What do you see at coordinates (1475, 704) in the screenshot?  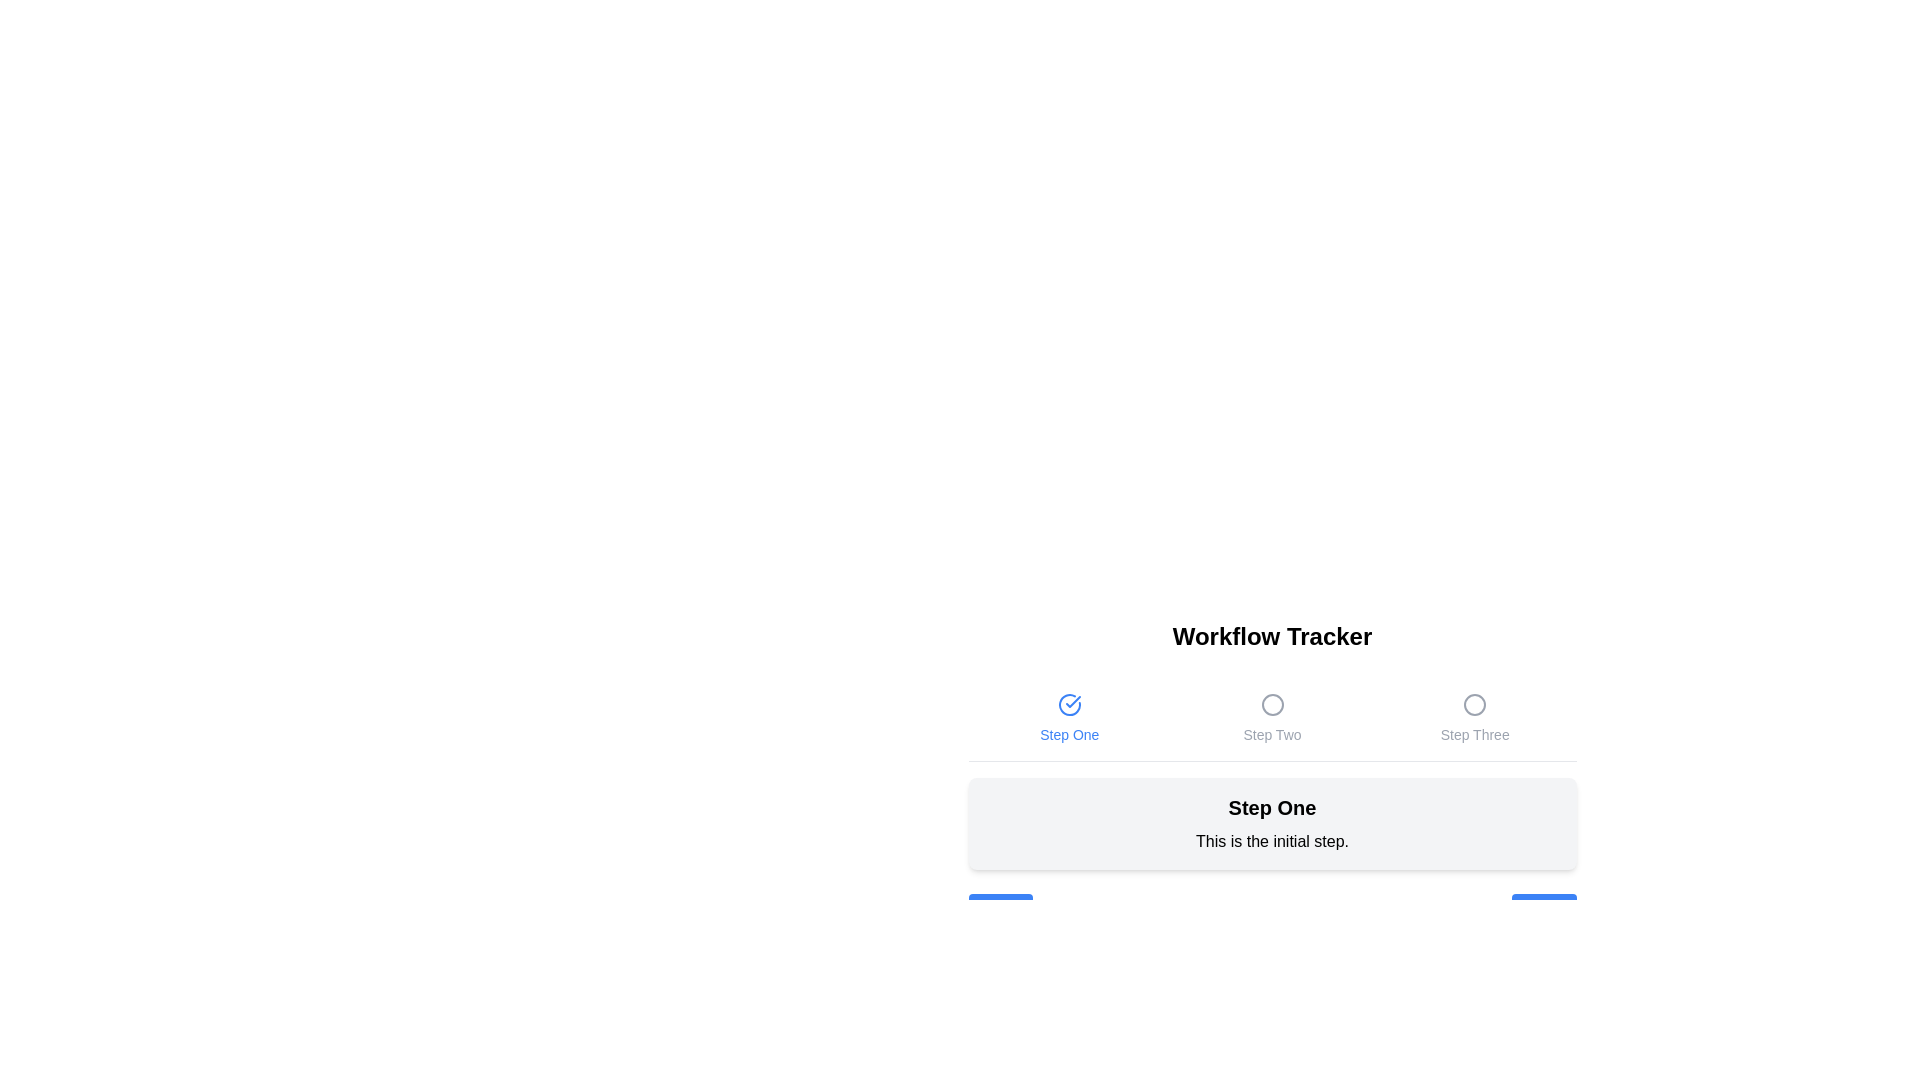 I see `the gray circular icon in the step indicator section labeled 'Step Three'` at bounding box center [1475, 704].